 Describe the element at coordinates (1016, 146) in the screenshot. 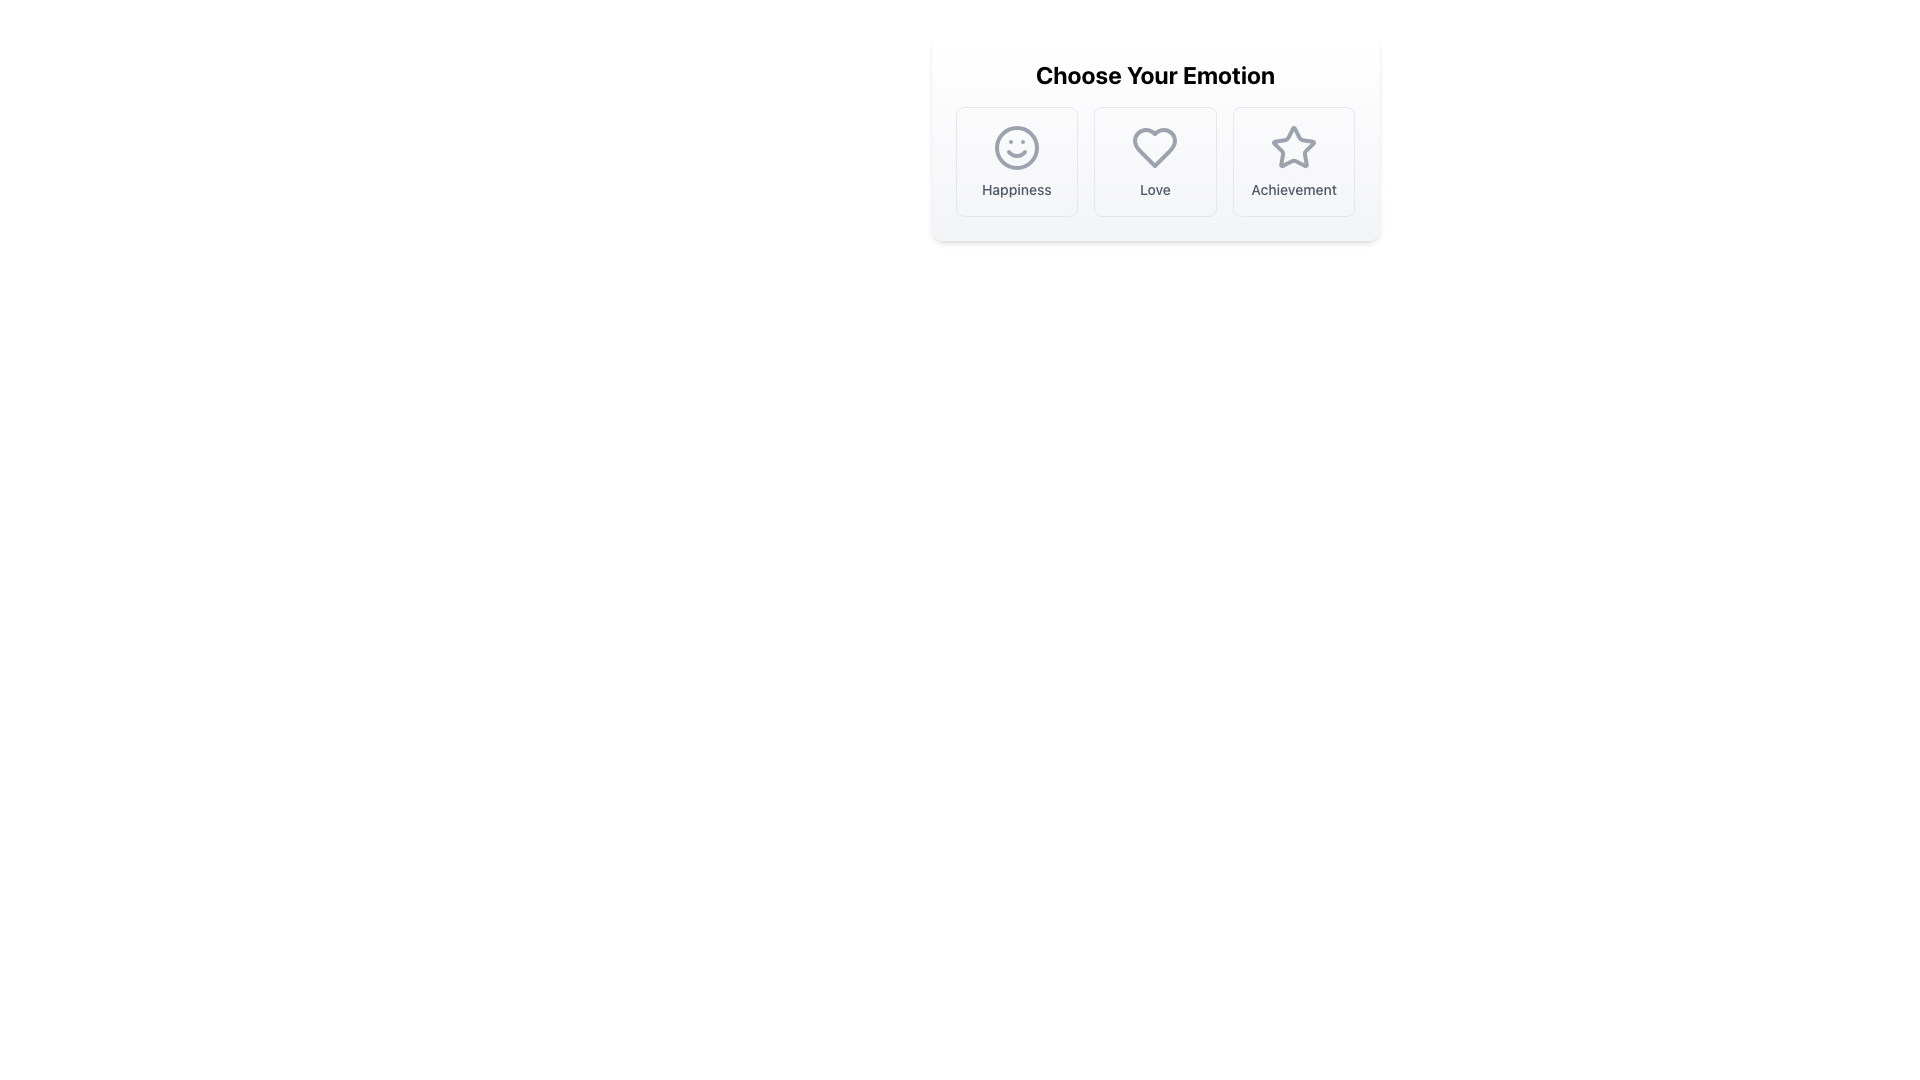

I see `the decorative SVG circle that is the centerpiece of a smiling face icon, located in the top-left corner of a horizontal arrangement of three icons` at that location.